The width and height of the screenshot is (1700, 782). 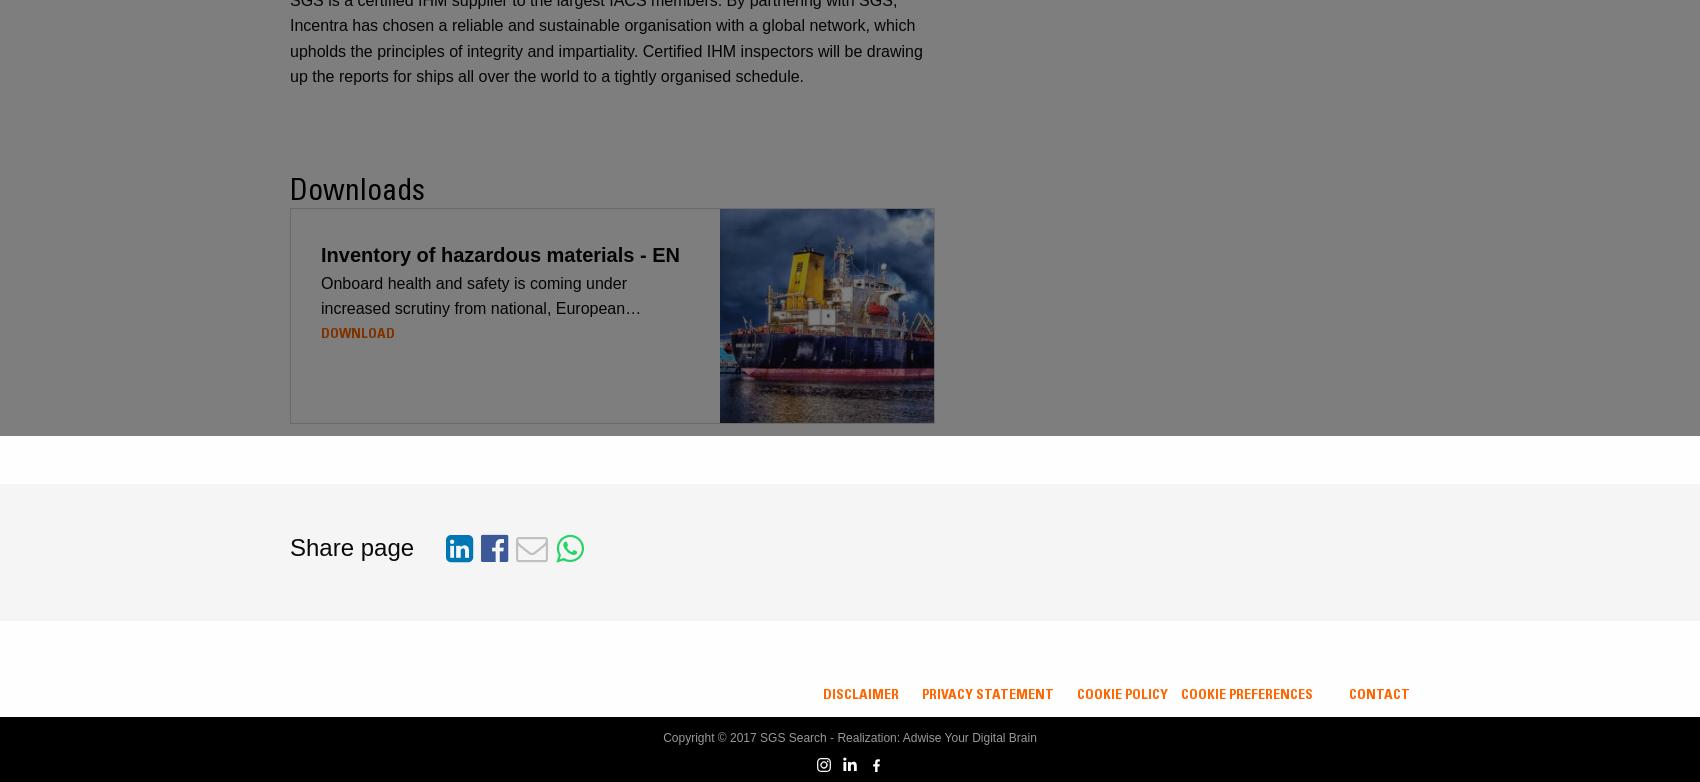 I want to click on 'Cookie Policy', so click(x=1122, y=693).